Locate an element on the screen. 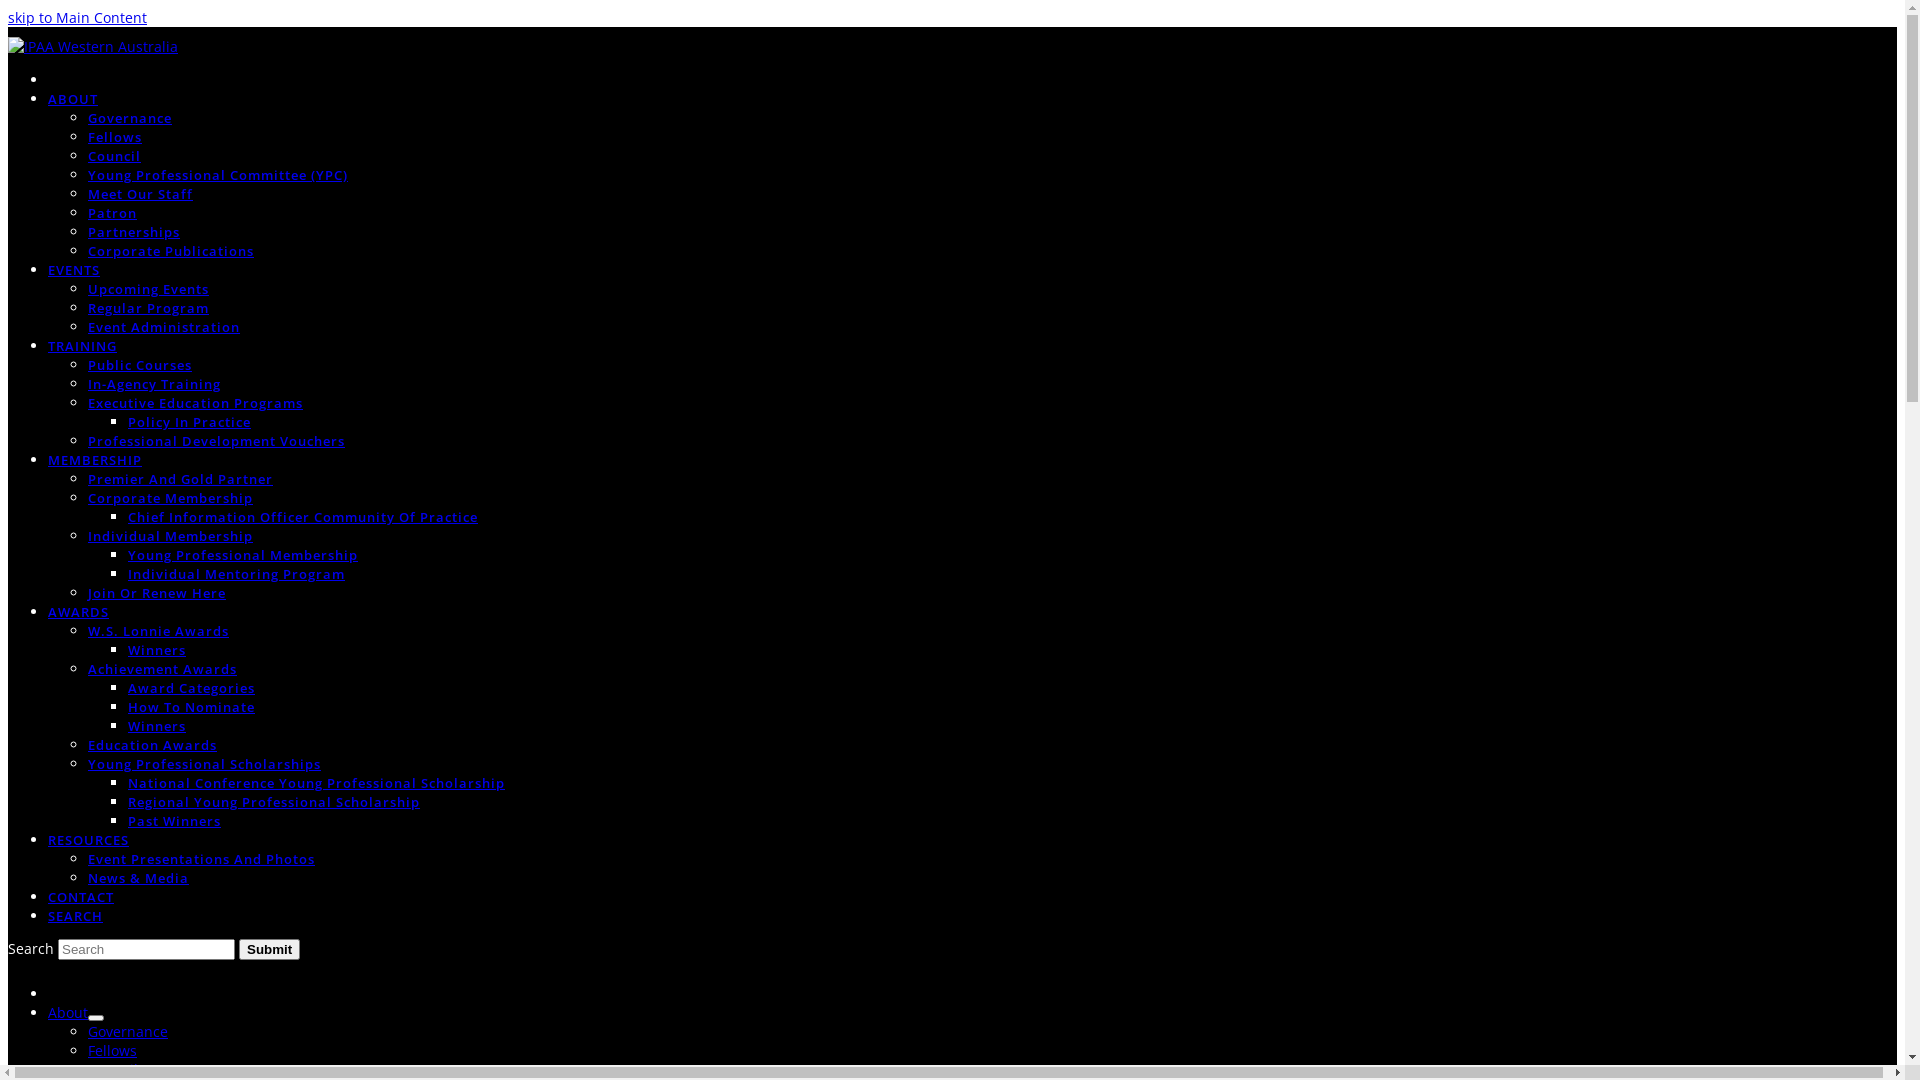 This screenshot has width=1920, height=1080. 'Individual Membership' is located at coordinates (86, 534).